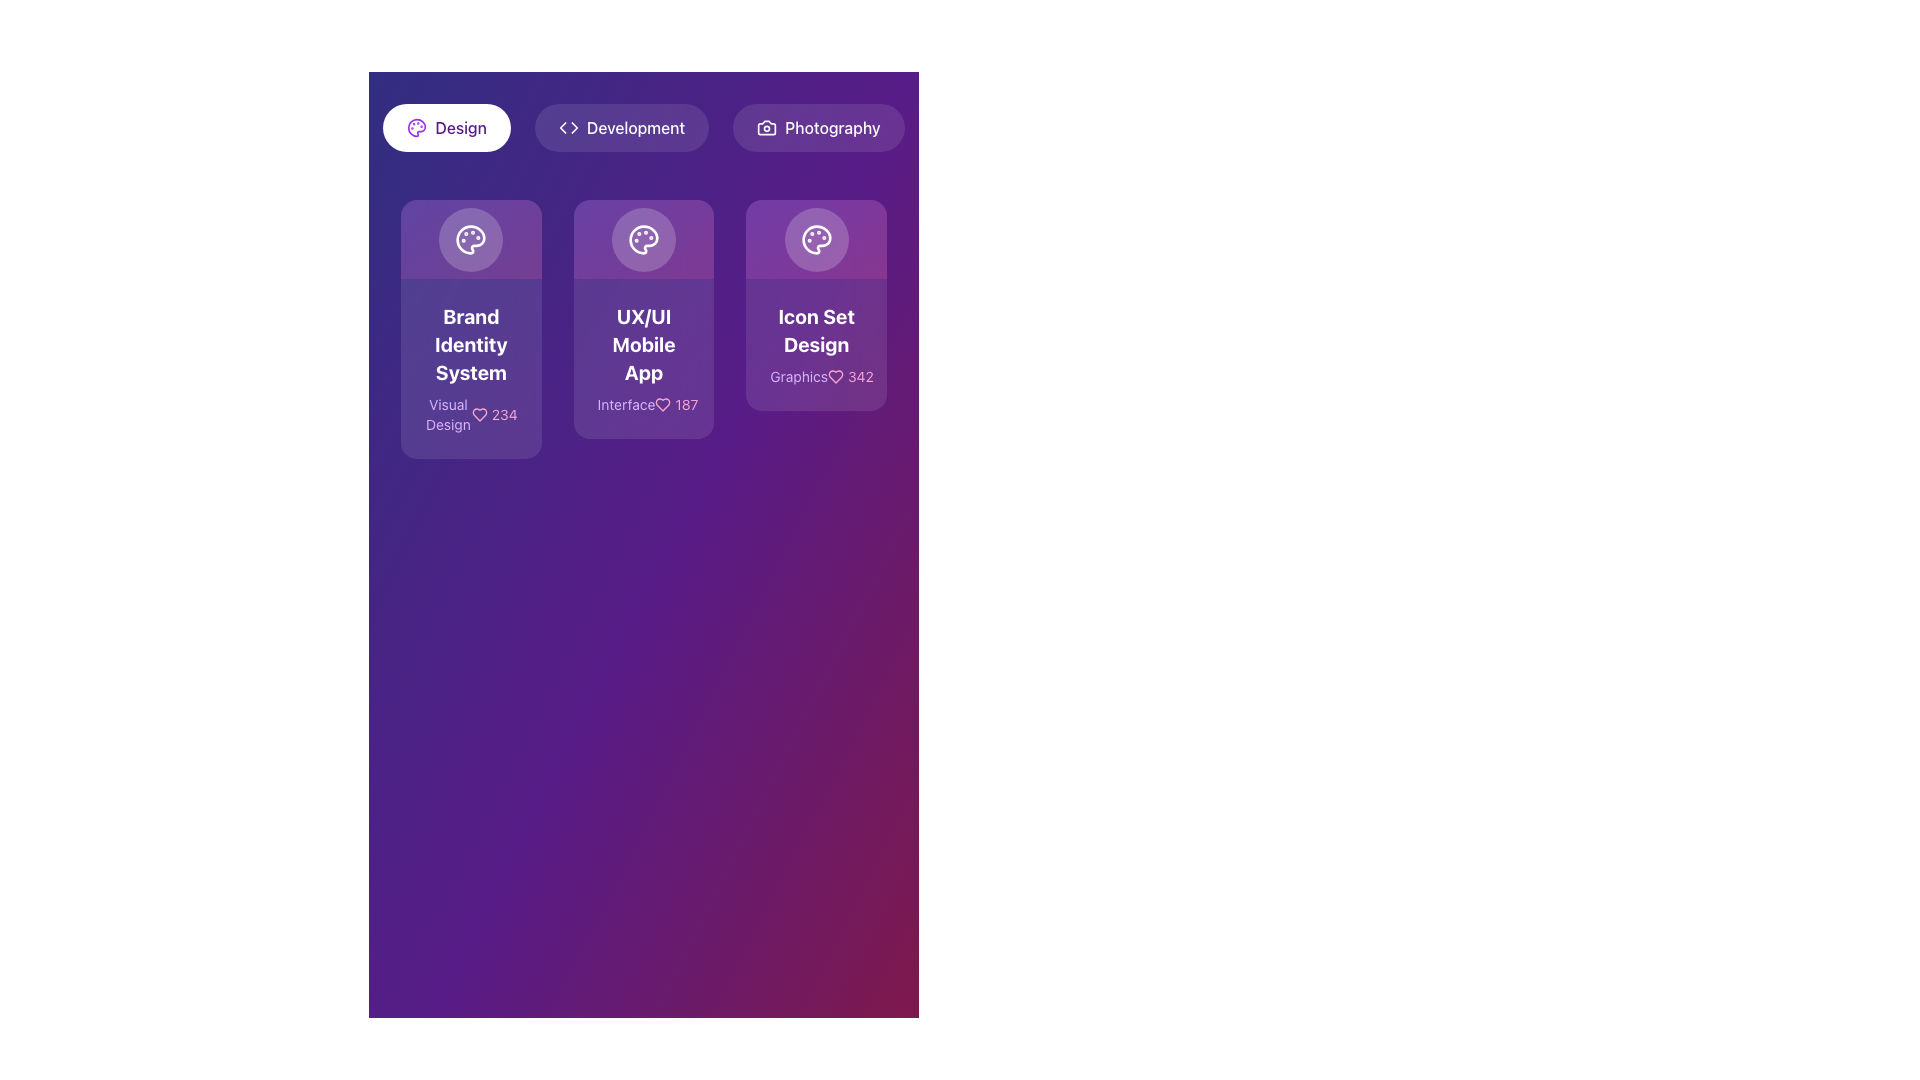  What do you see at coordinates (567, 127) in the screenshot?
I see `the SVG icon representing a pair of angle brackets ('<>') as part of the 'Development' button's visual representation` at bounding box center [567, 127].